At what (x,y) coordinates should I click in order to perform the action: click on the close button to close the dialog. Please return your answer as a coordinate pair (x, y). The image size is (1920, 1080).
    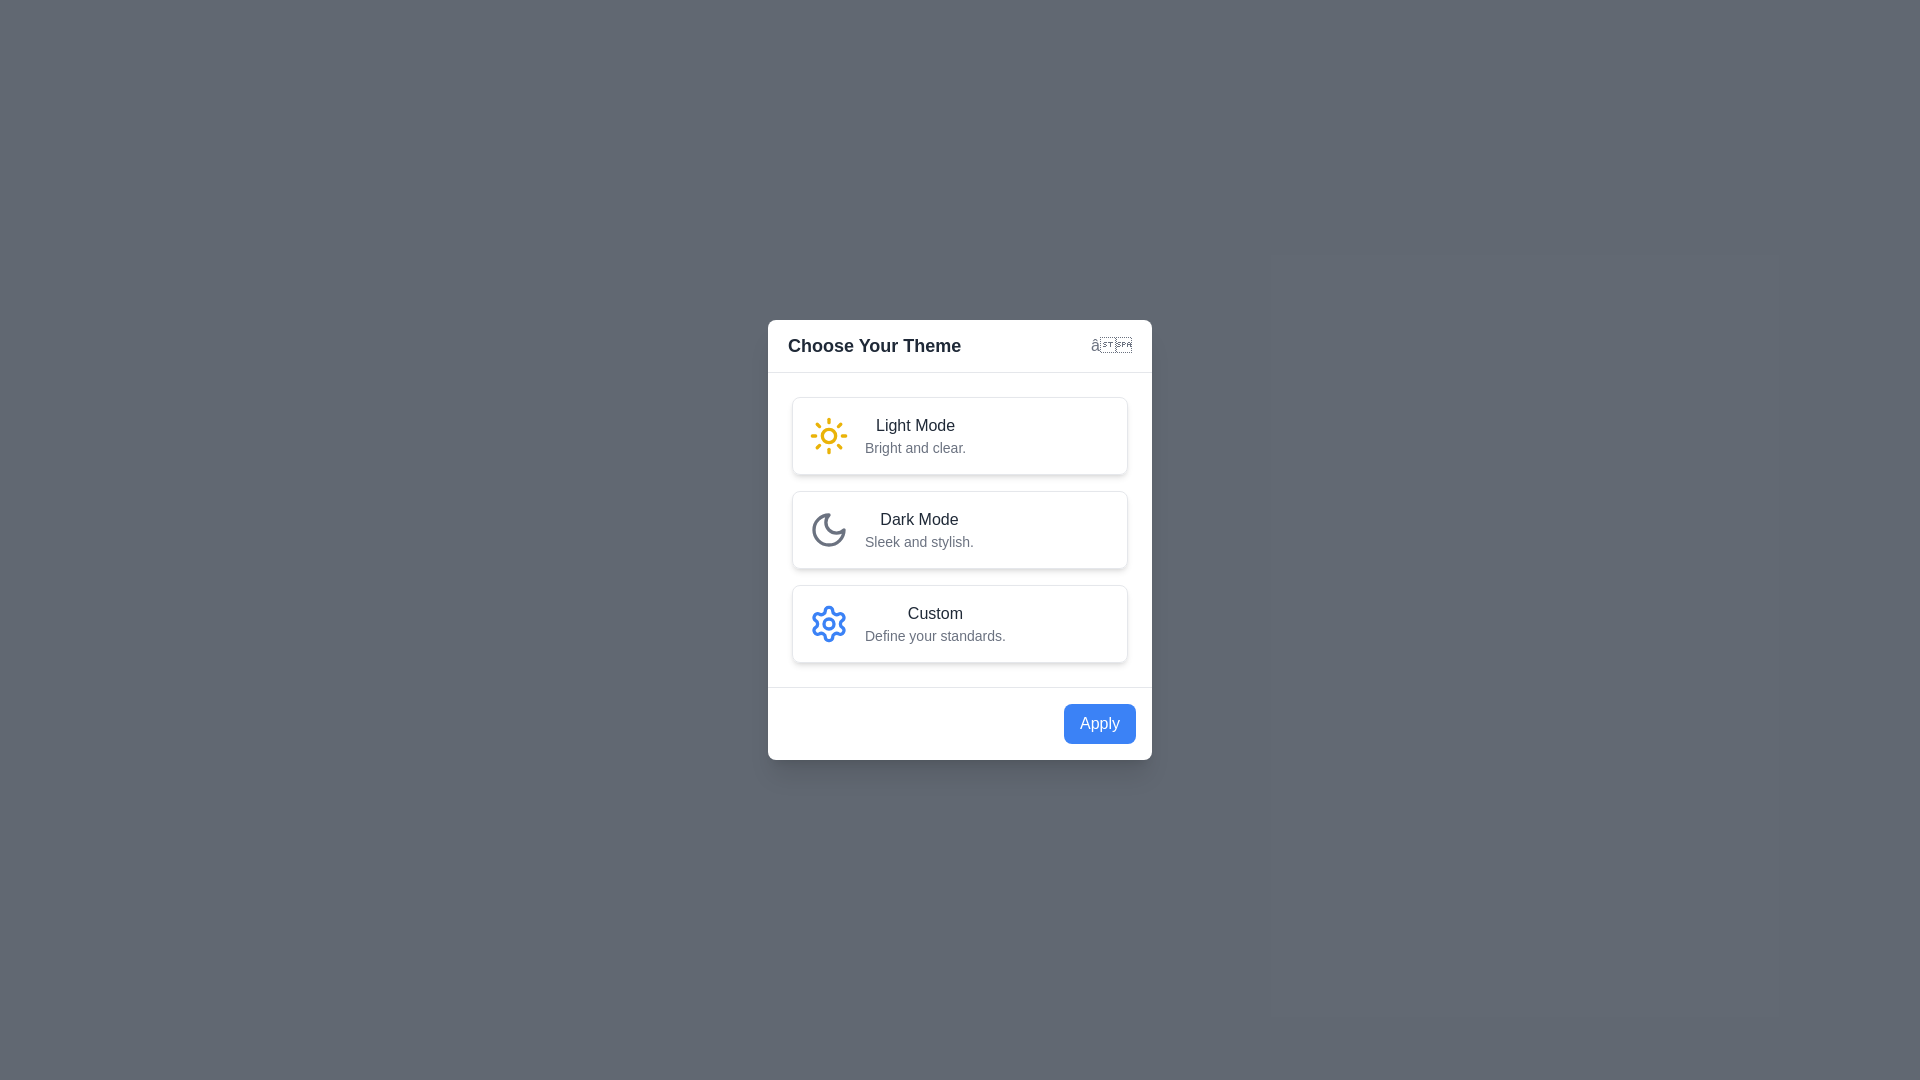
    Looking at the image, I should click on (1109, 345).